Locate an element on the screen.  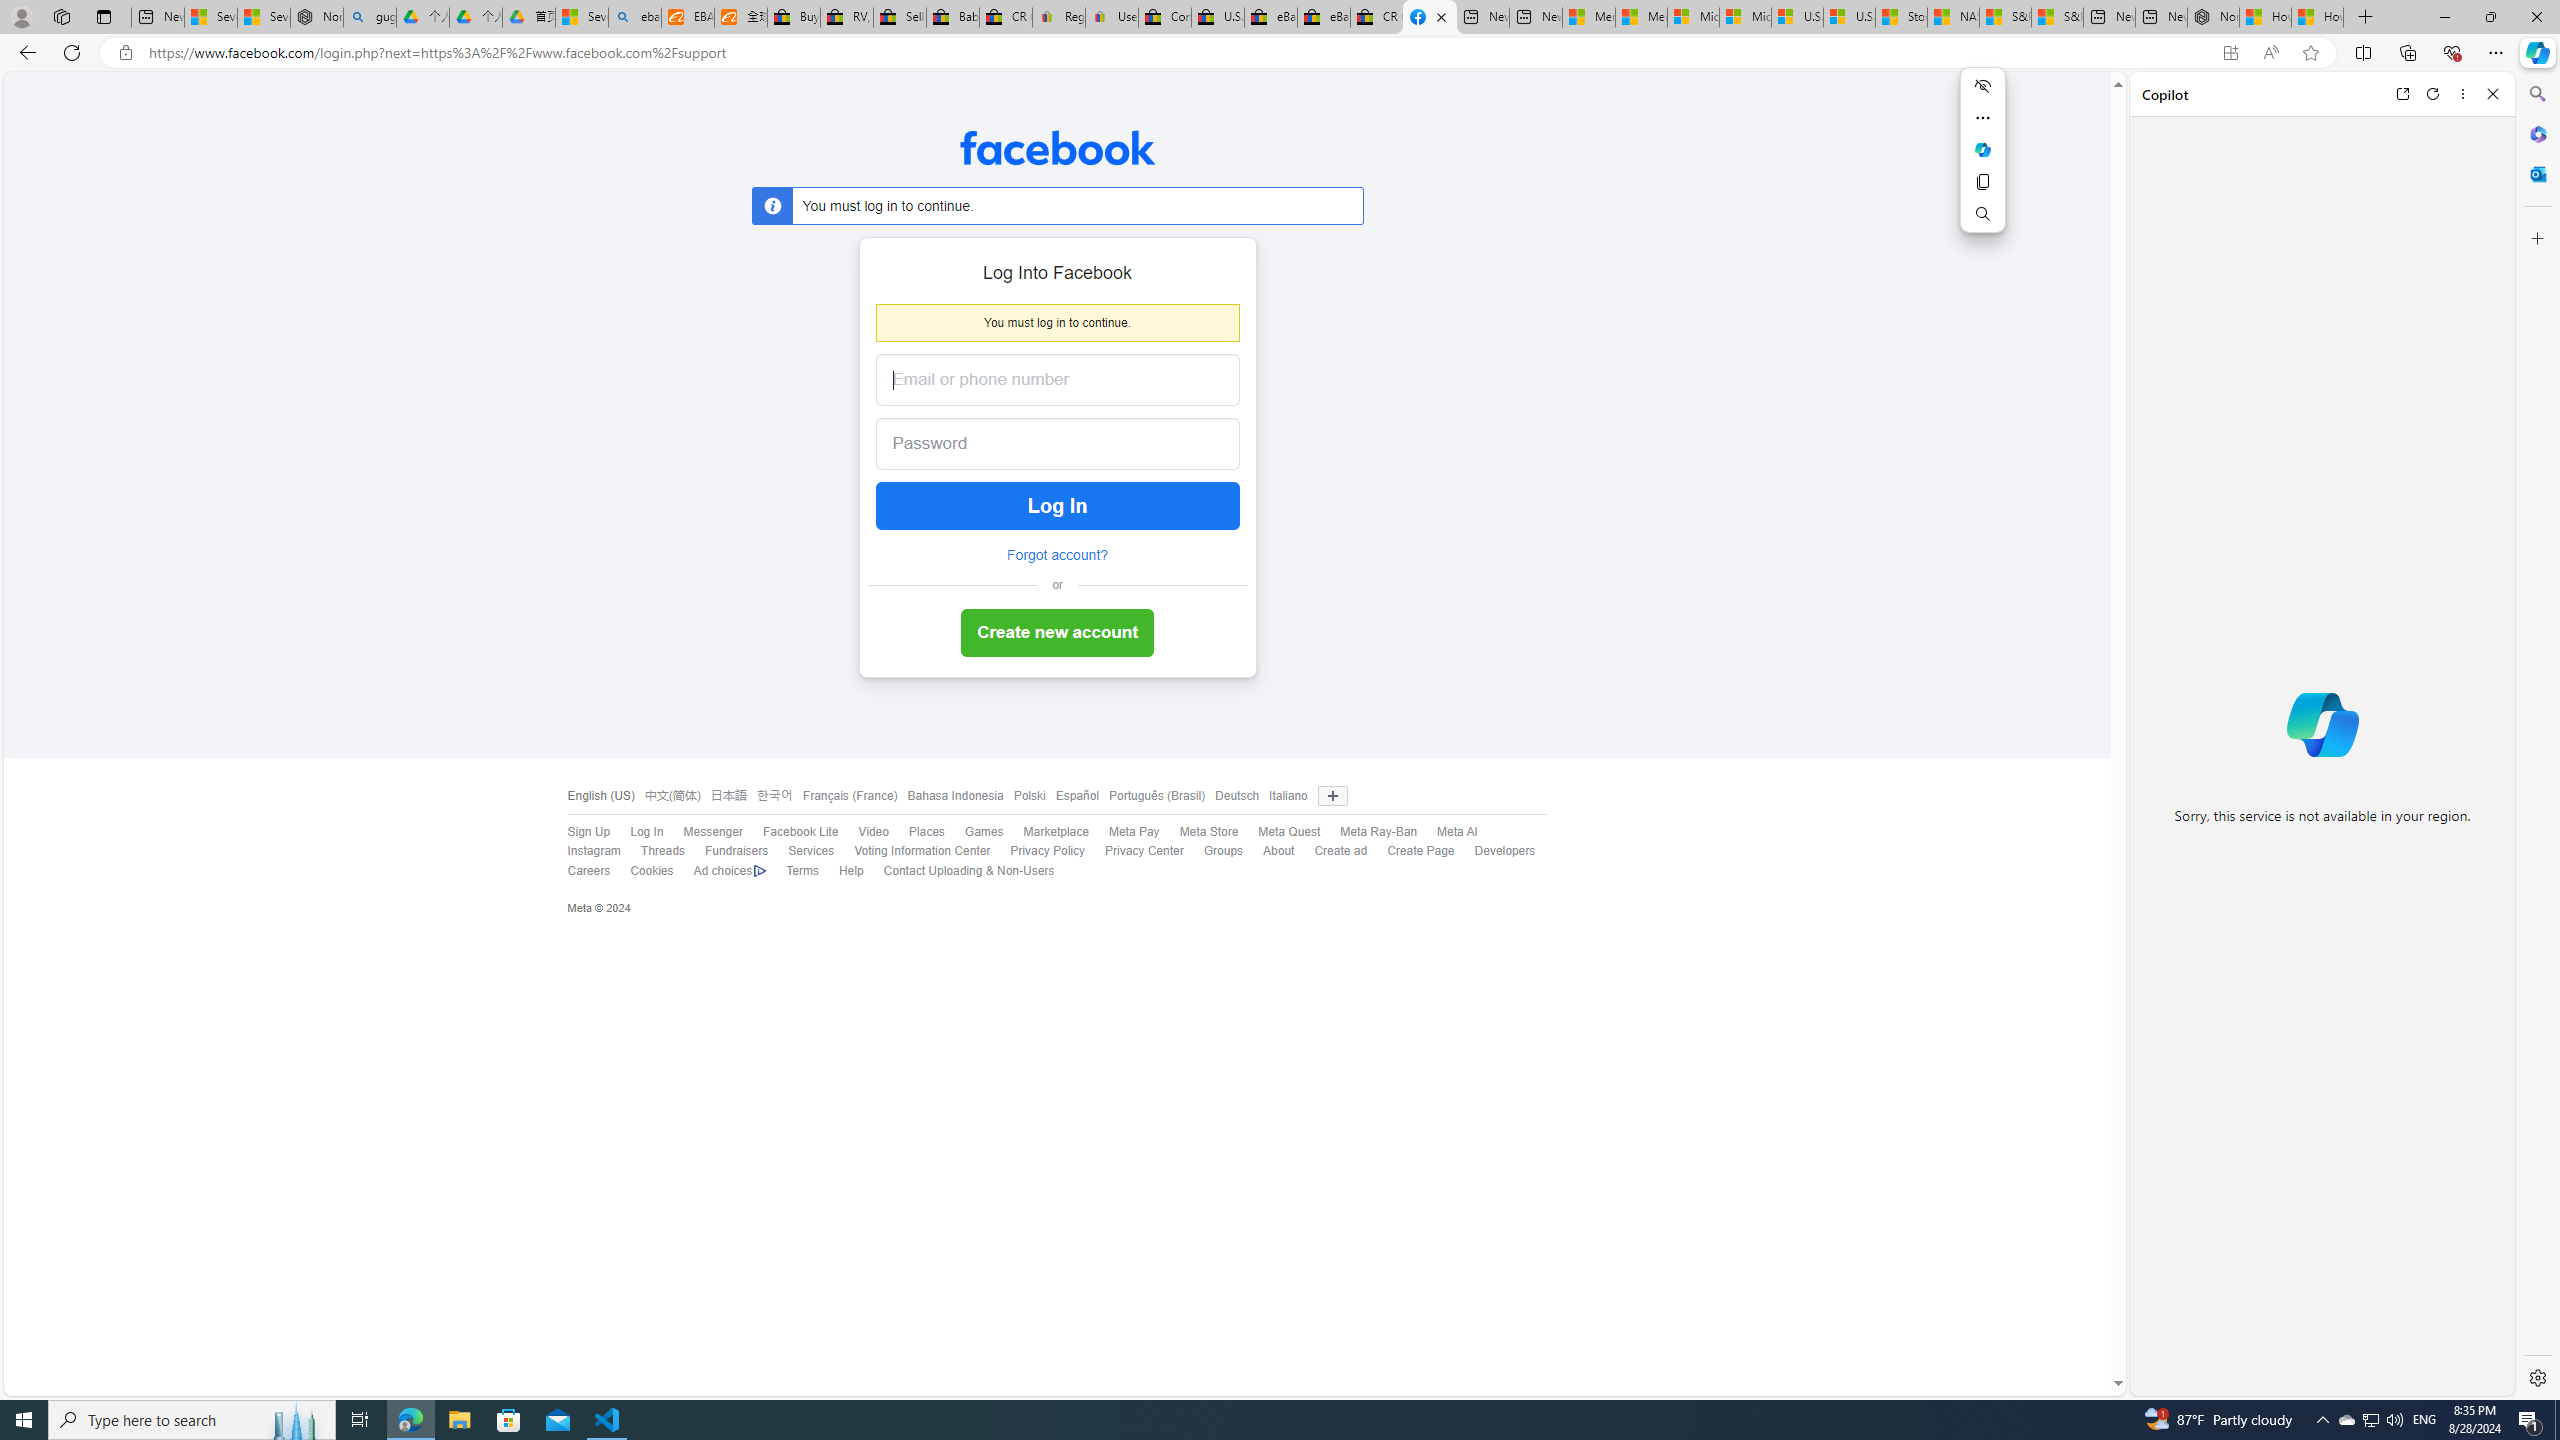
'Cookies' is located at coordinates (640, 870).